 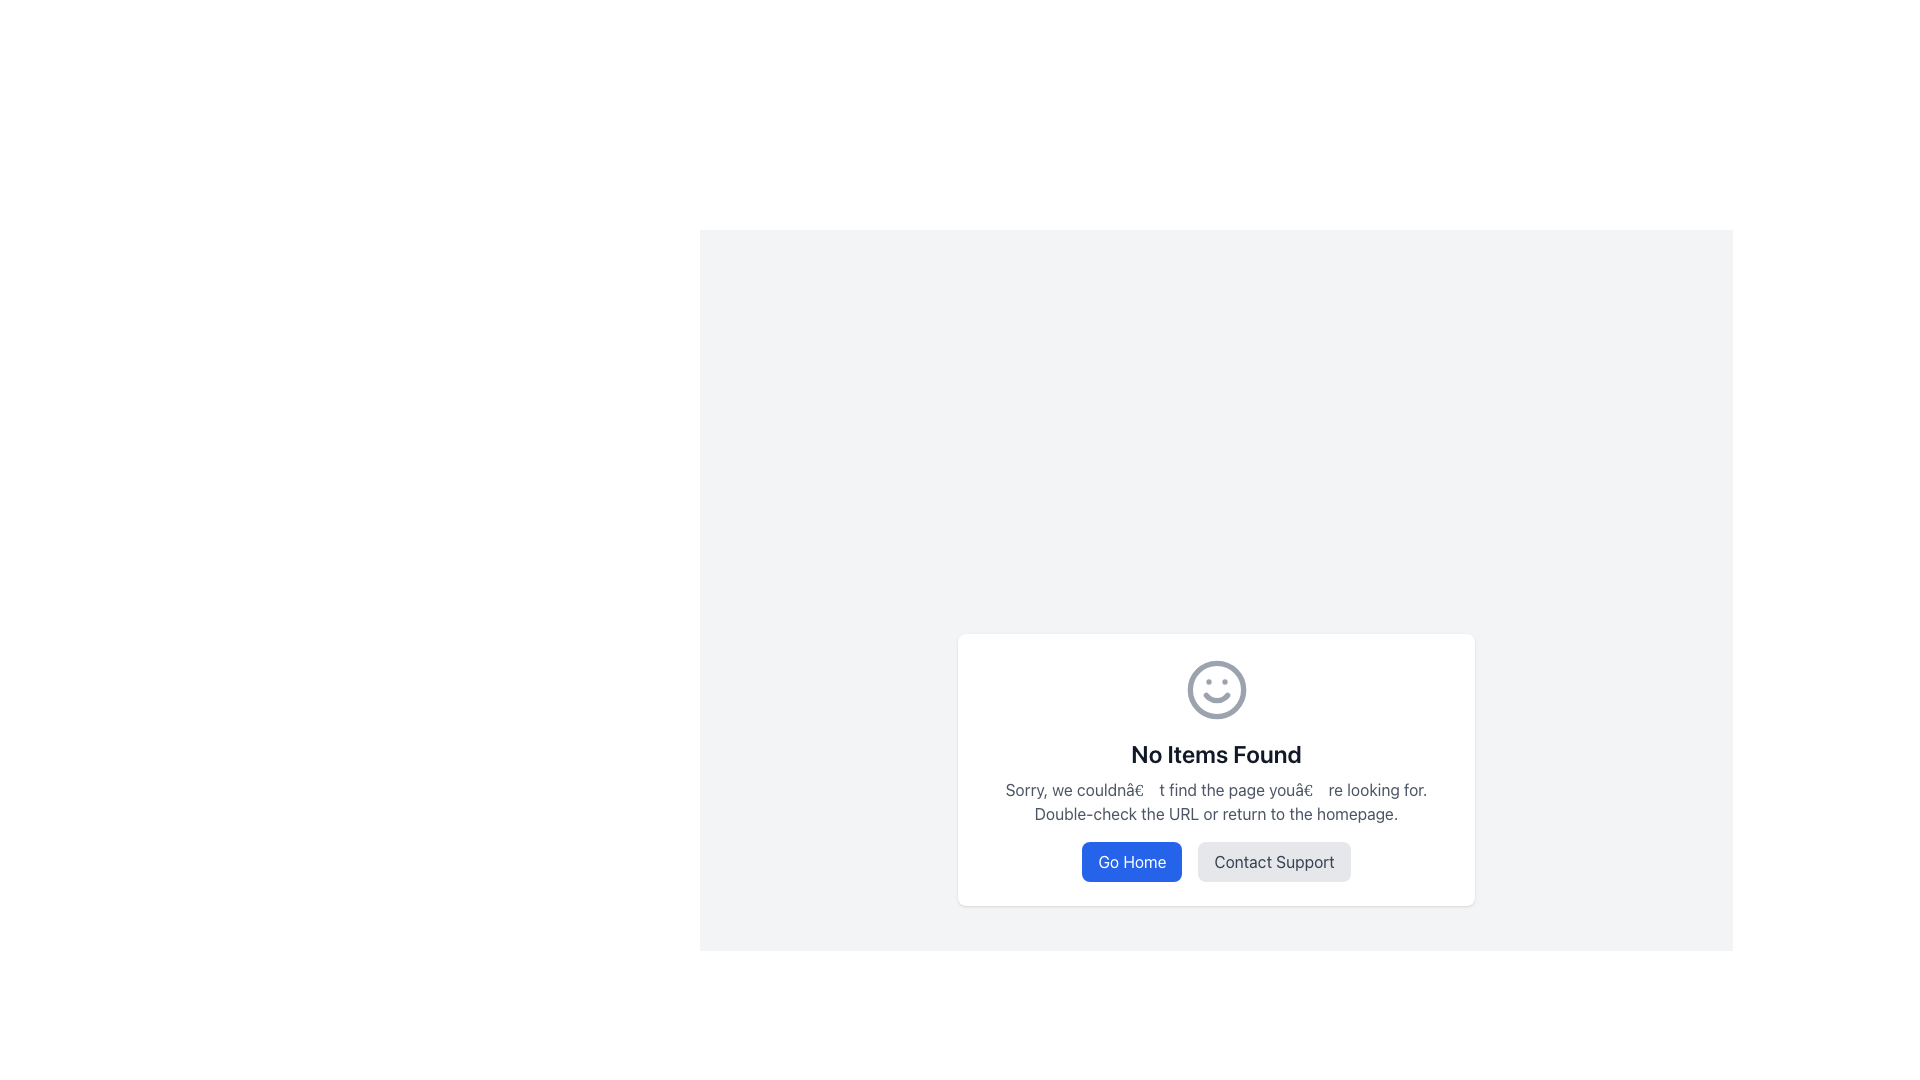 I want to click on informational message that indicates the requested page could not be found, which is located below the 'No Items Found' text and above the 'Go Home' and 'Contact Support' buttons, so click(x=1215, y=801).